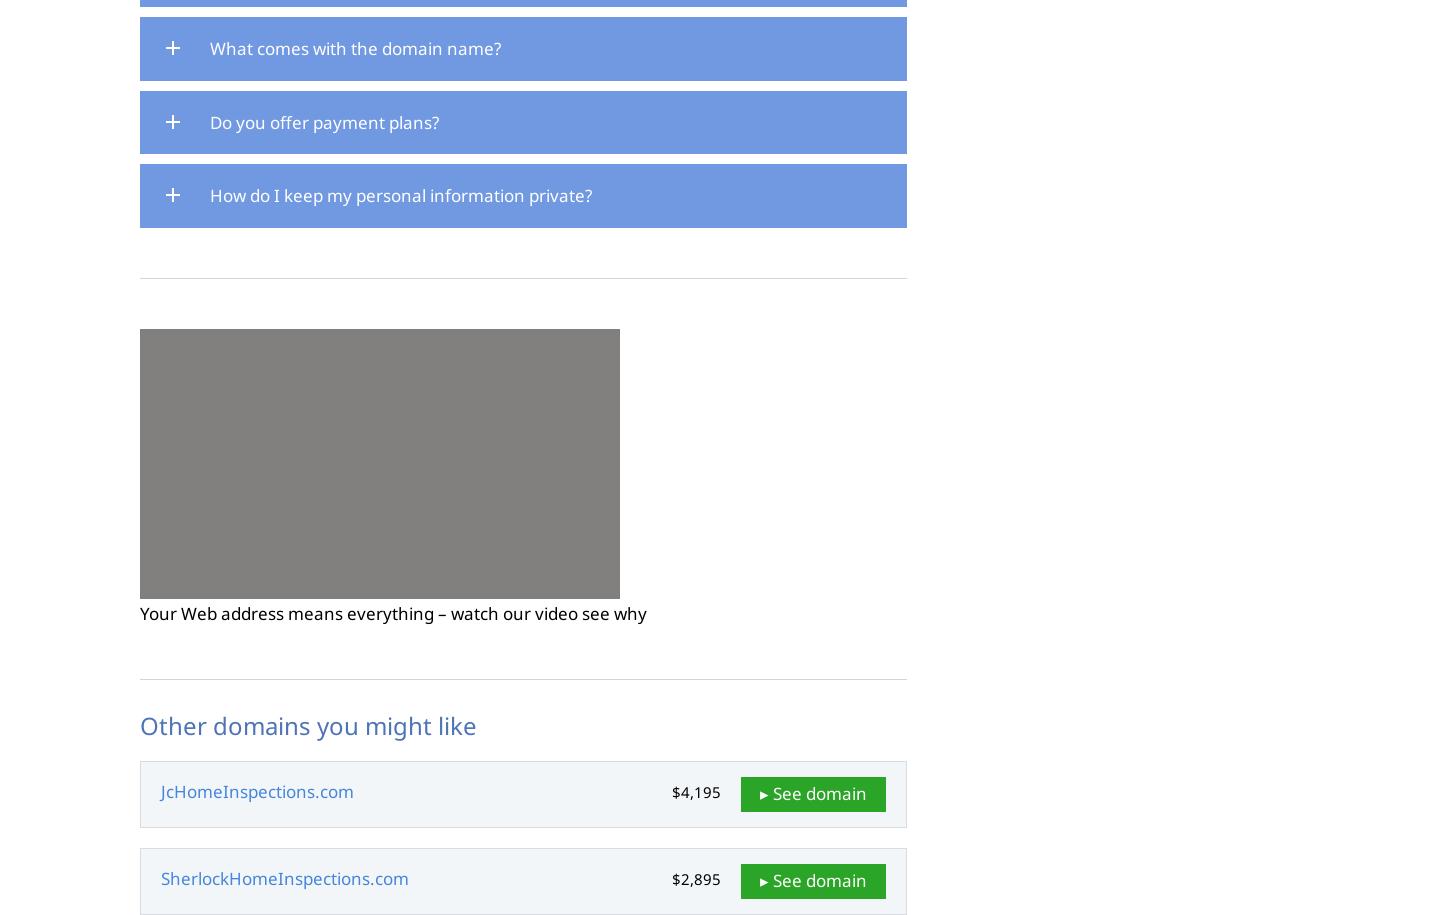  What do you see at coordinates (392, 613) in the screenshot?
I see `'Your Web address means everything – watch our video see why'` at bounding box center [392, 613].